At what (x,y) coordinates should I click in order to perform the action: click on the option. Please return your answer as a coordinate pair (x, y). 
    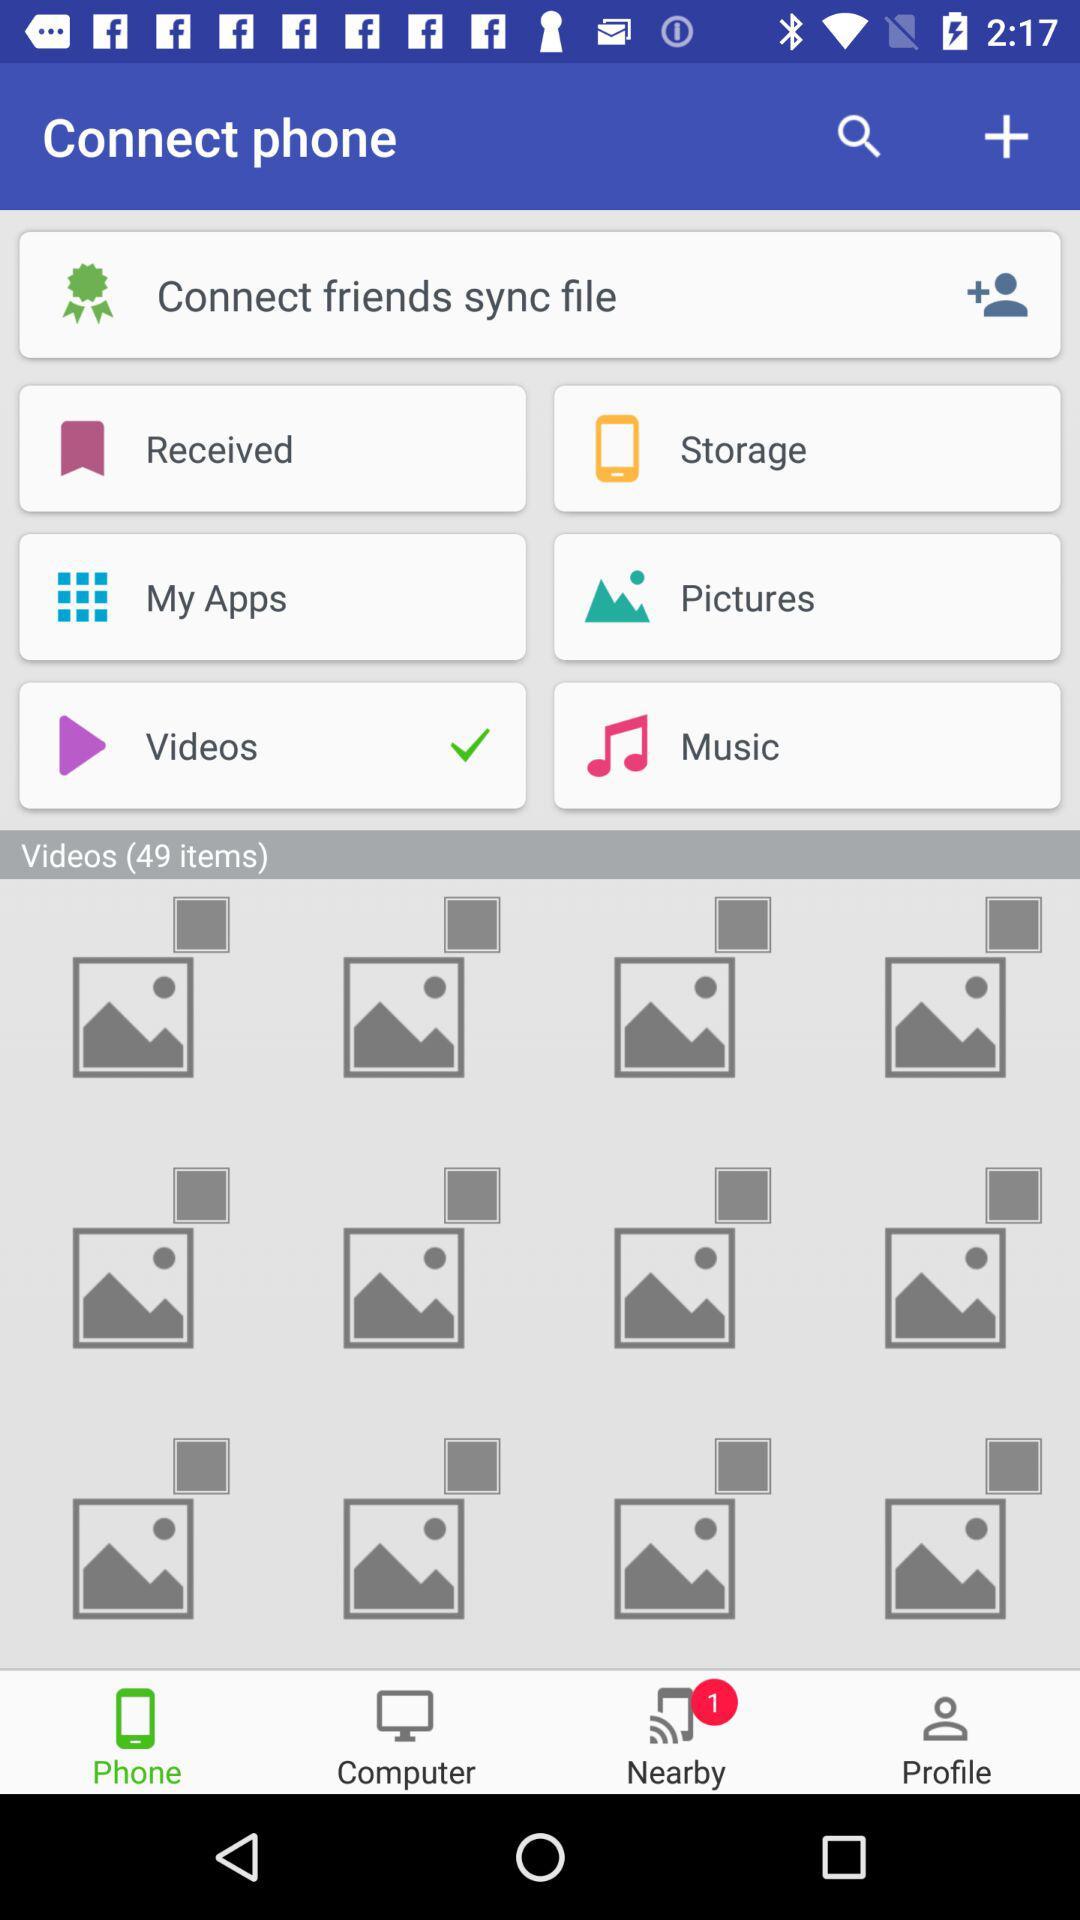
    Looking at the image, I should click on (760, 1195).